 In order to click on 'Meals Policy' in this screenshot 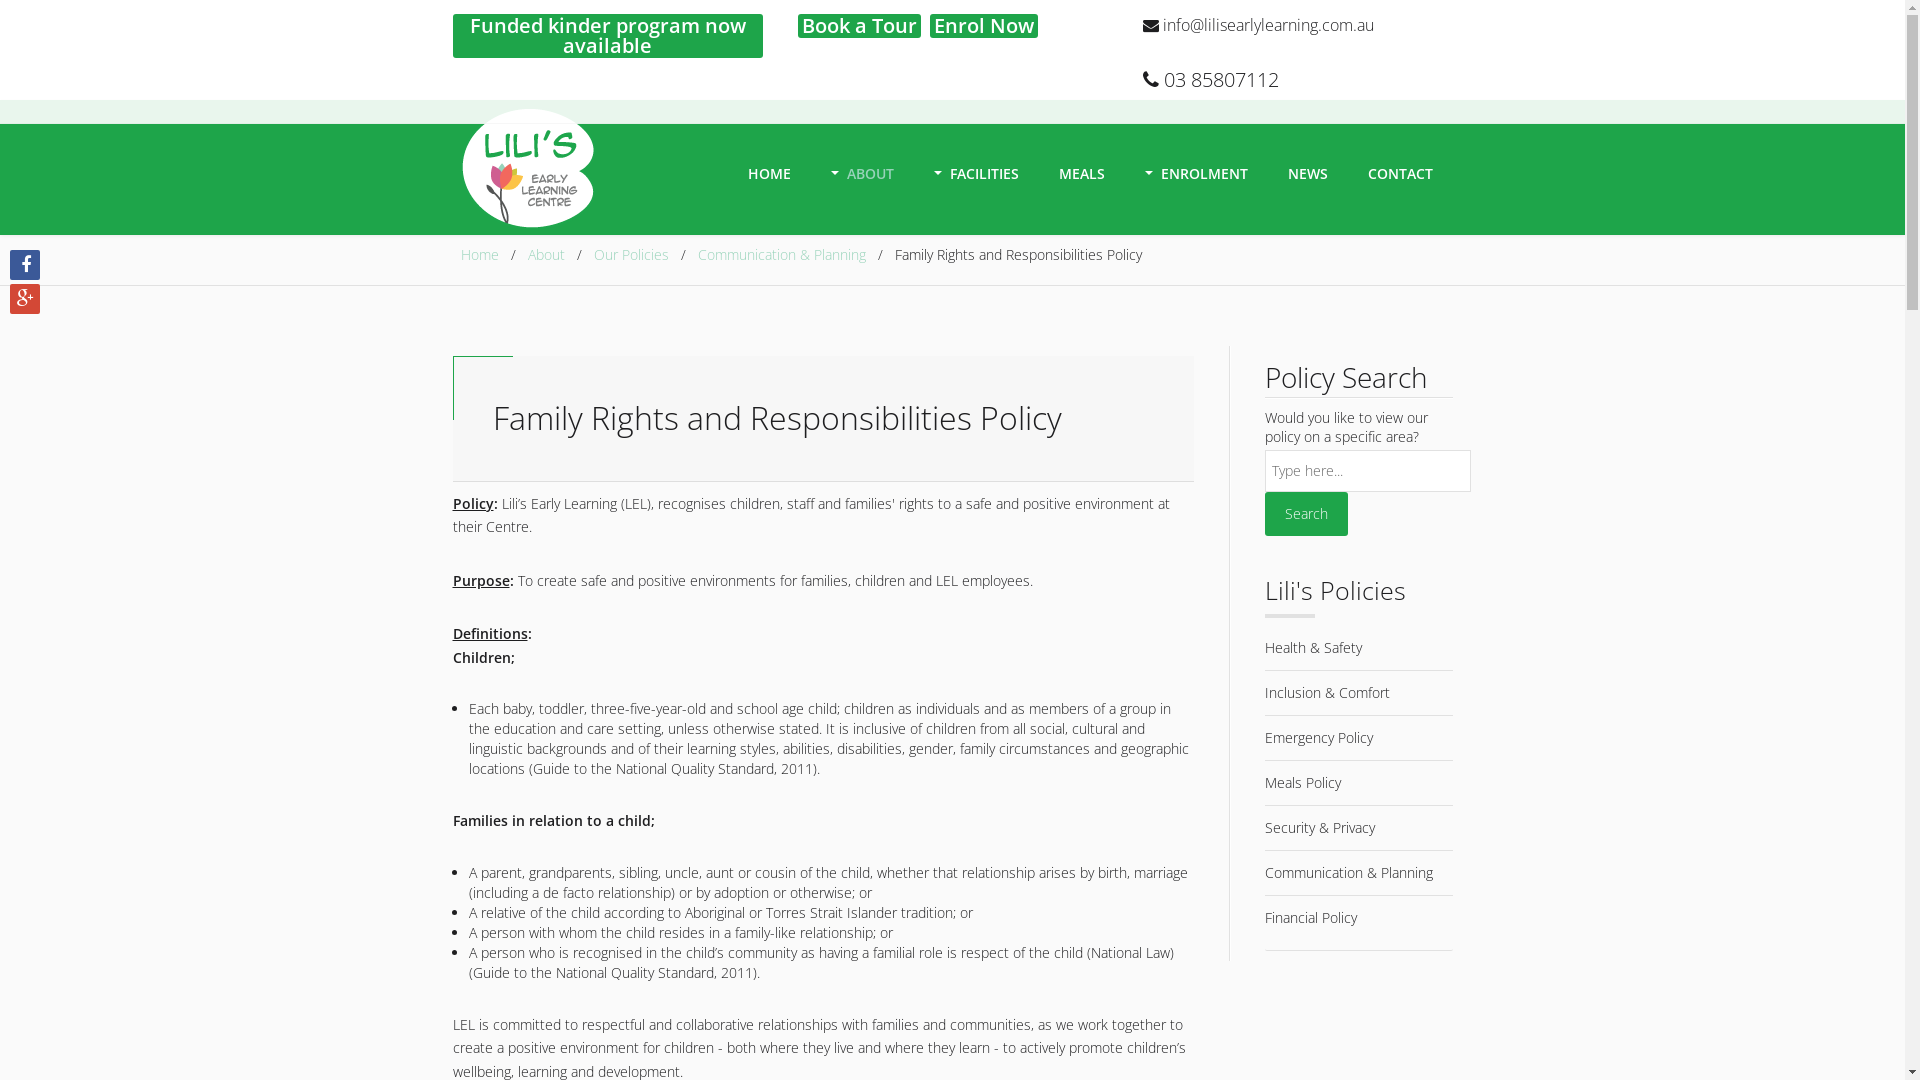, I will do `click(1264, 781)`.